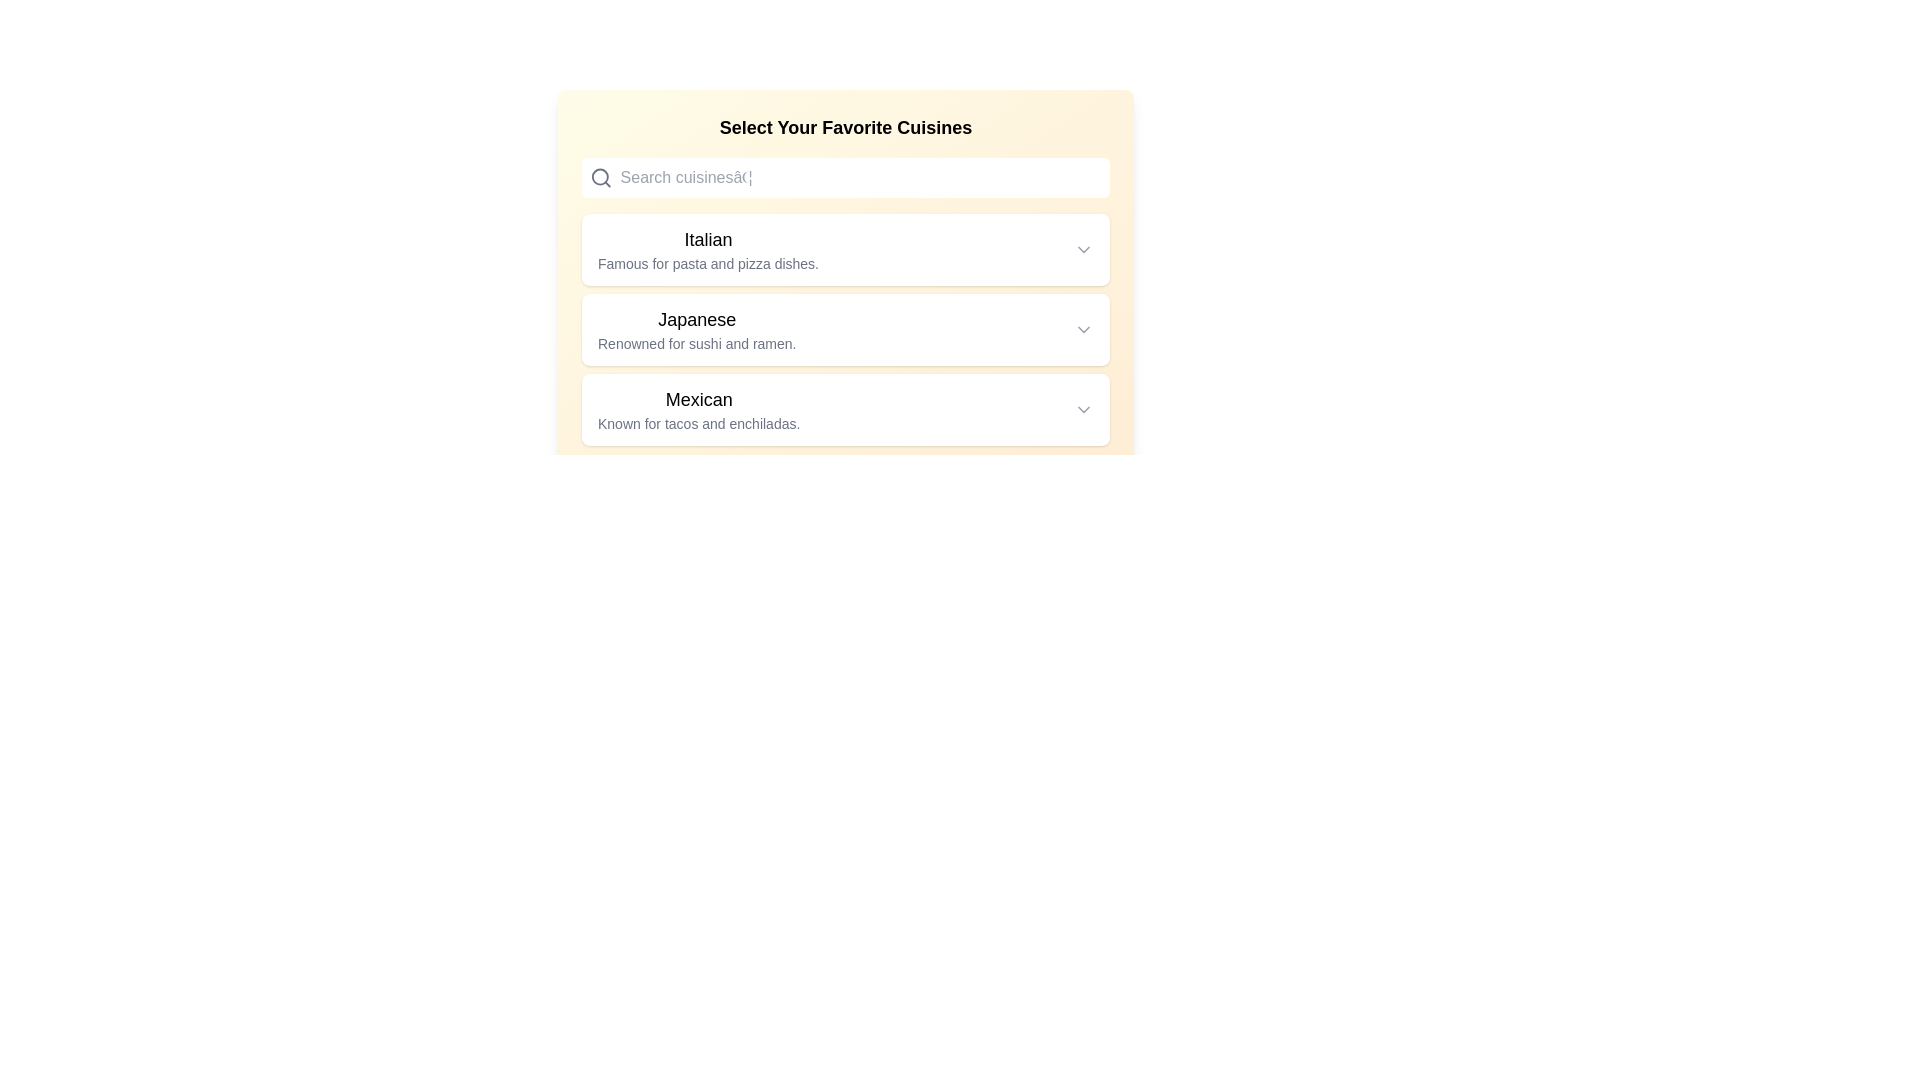 This screenshot has height=1080, width=1920. Describe the element at coordinates (697, 319) in the screenshot. I see `the text label that serves as a heading or title for a selectable item related to Japanese cuisine, located in the middle of a vertical stack of similar containers` at that location.